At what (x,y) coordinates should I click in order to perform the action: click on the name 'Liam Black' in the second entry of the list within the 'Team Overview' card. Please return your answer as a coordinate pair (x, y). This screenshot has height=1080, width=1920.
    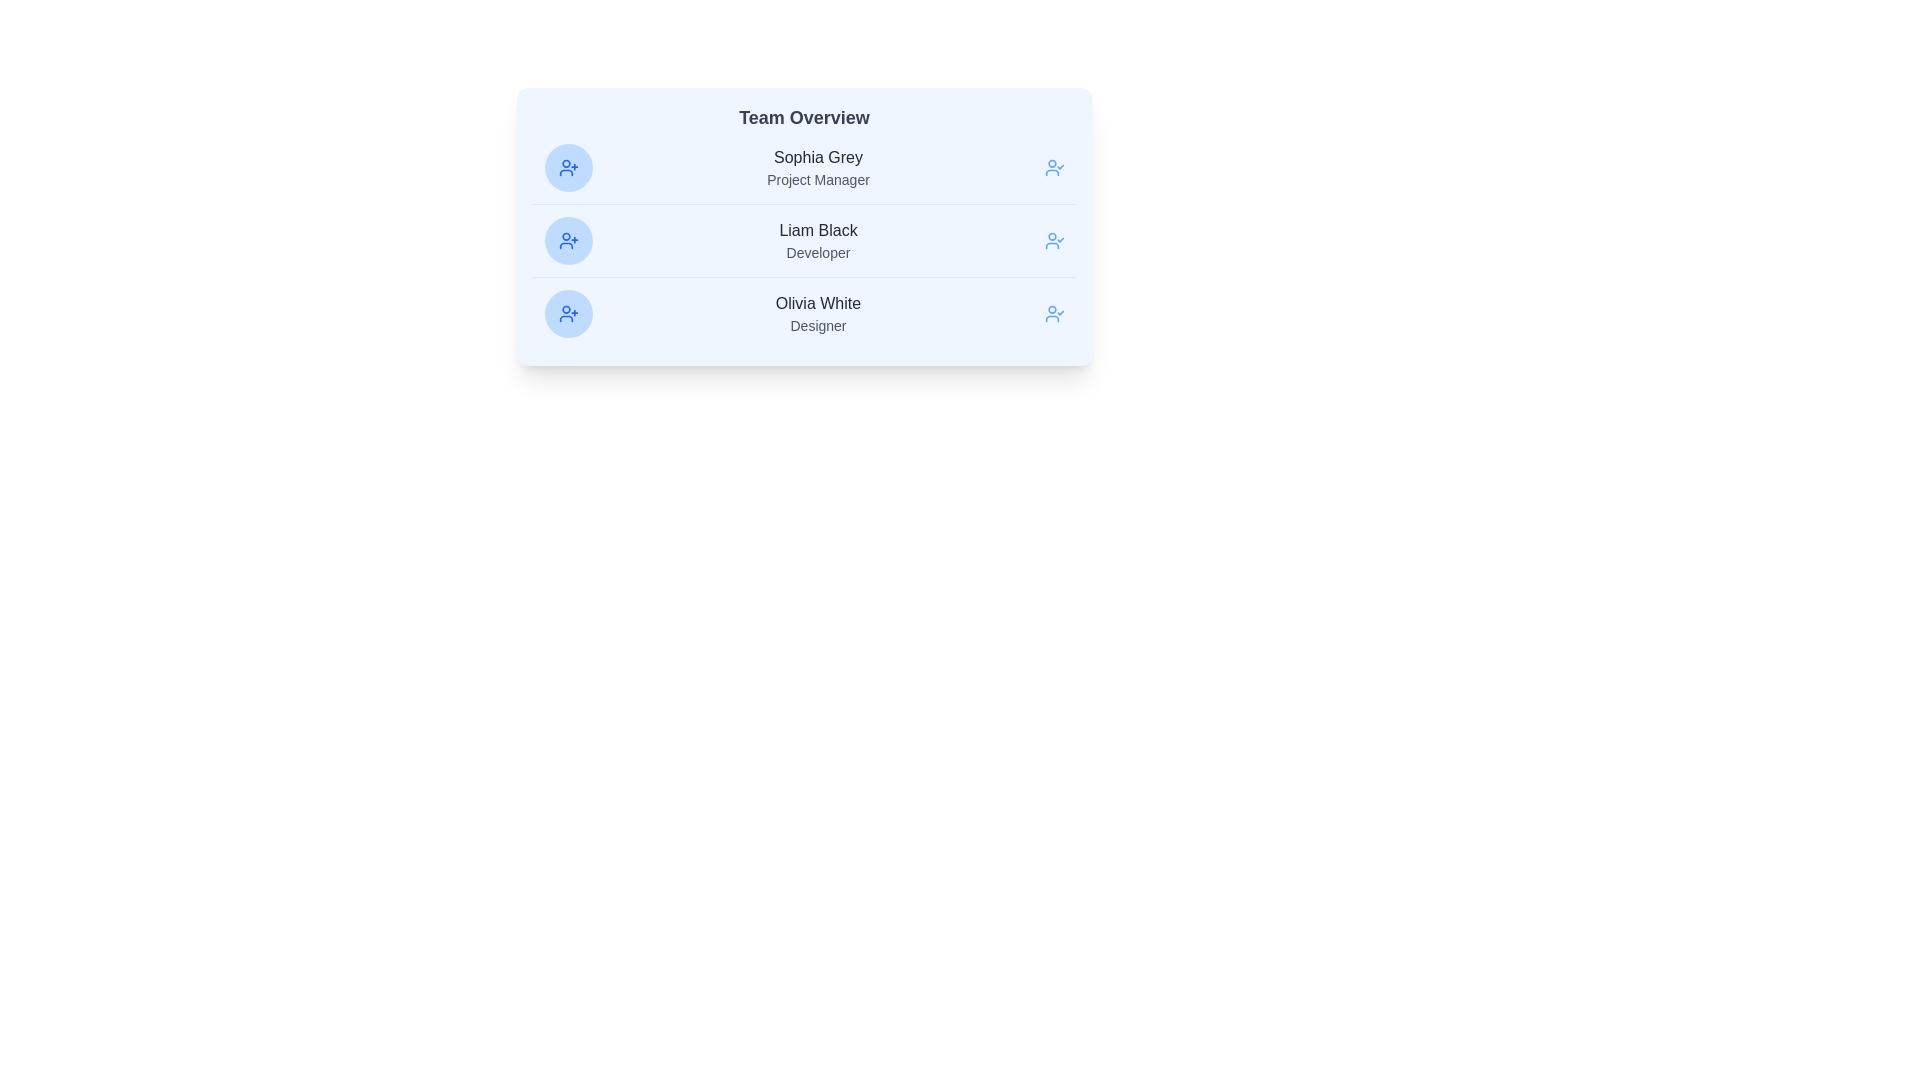
    Looking at the image, I should click on (804, 239).